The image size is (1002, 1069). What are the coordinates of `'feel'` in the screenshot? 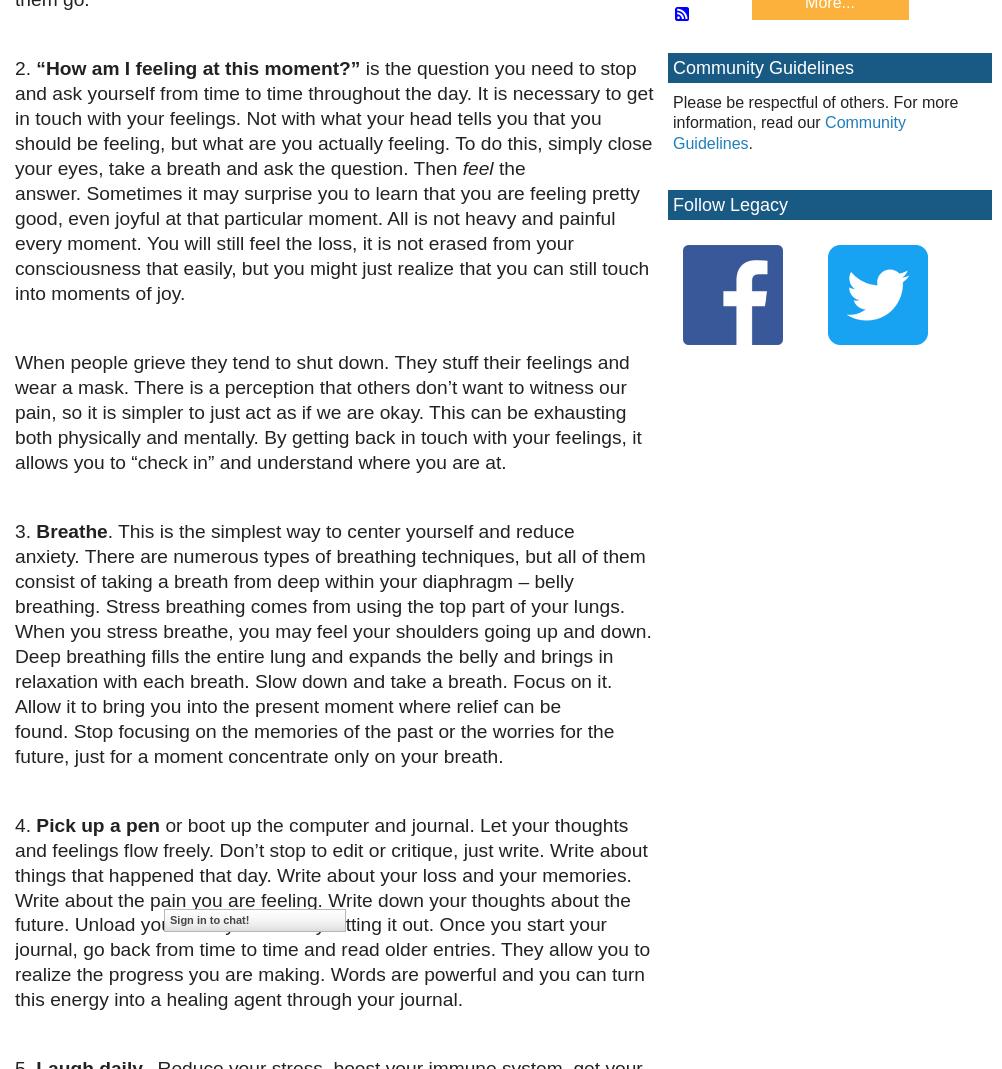 It's located at (476, 168).